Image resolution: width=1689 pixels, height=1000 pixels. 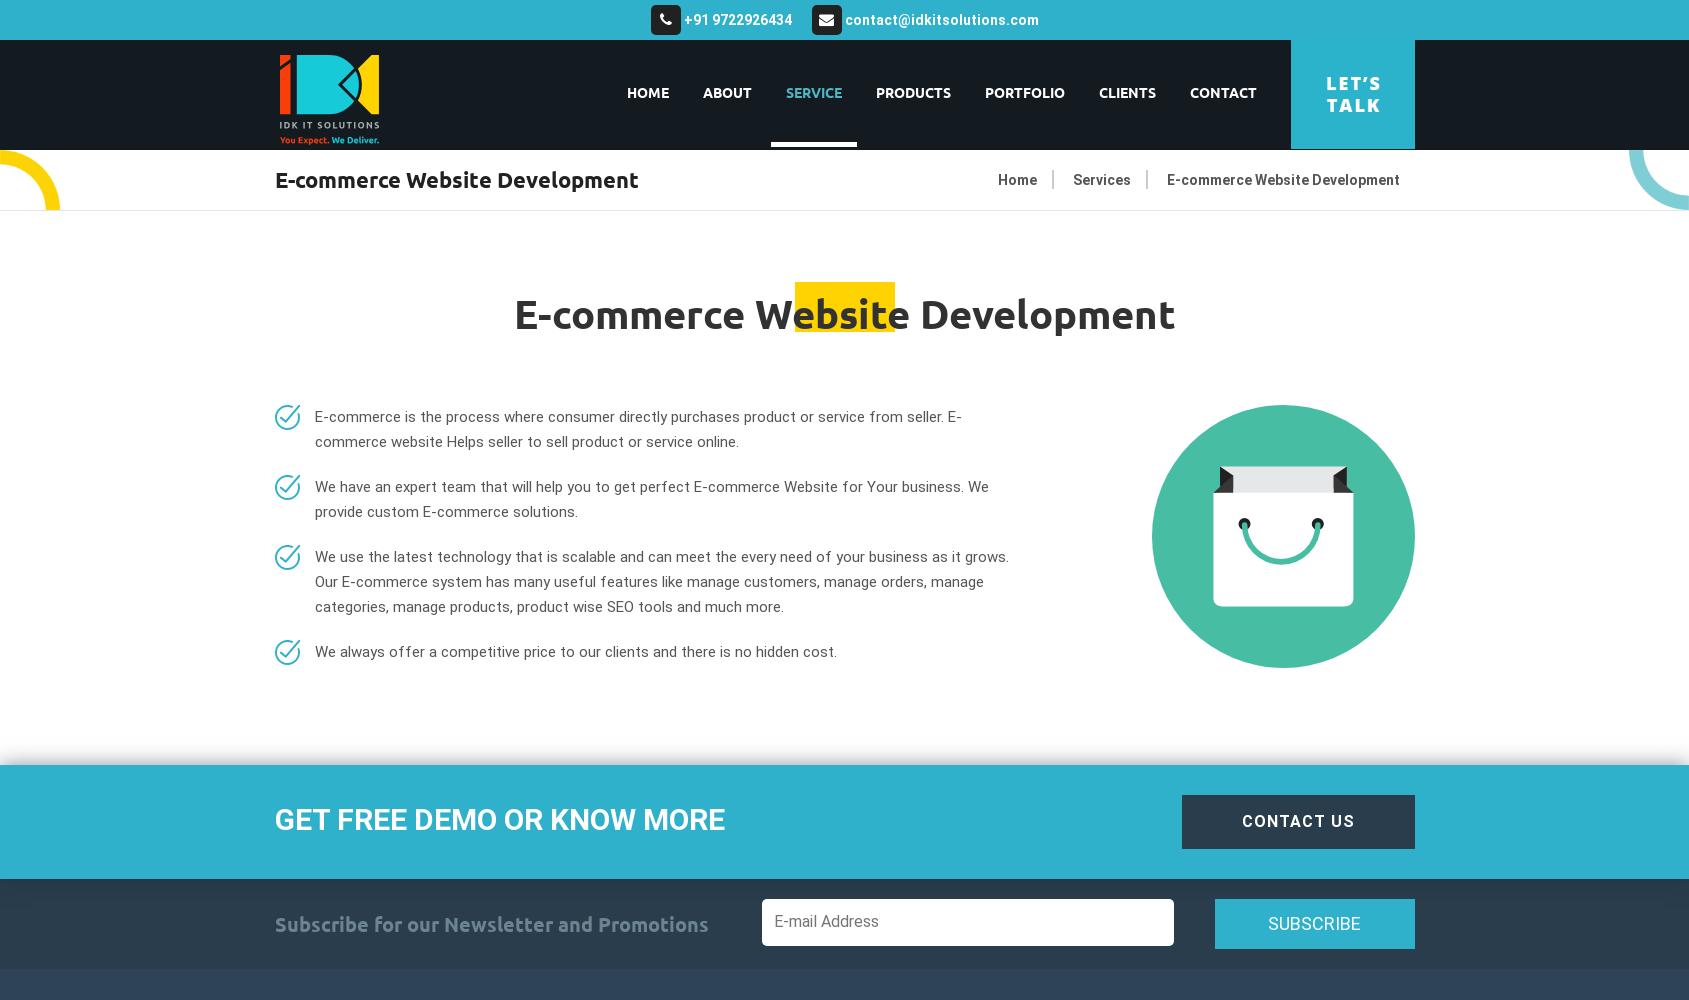 What do you see at coordinates (661, 581) in the screenshot?
I see `'We use the latest technology that is scalable and can meet the every need of your business as it grows. Our E-commerce system has many useful features like manage customers, manage orders, manage categories, manage products, product wise SEO tools and much more.'` at bounding box center [661, 581].